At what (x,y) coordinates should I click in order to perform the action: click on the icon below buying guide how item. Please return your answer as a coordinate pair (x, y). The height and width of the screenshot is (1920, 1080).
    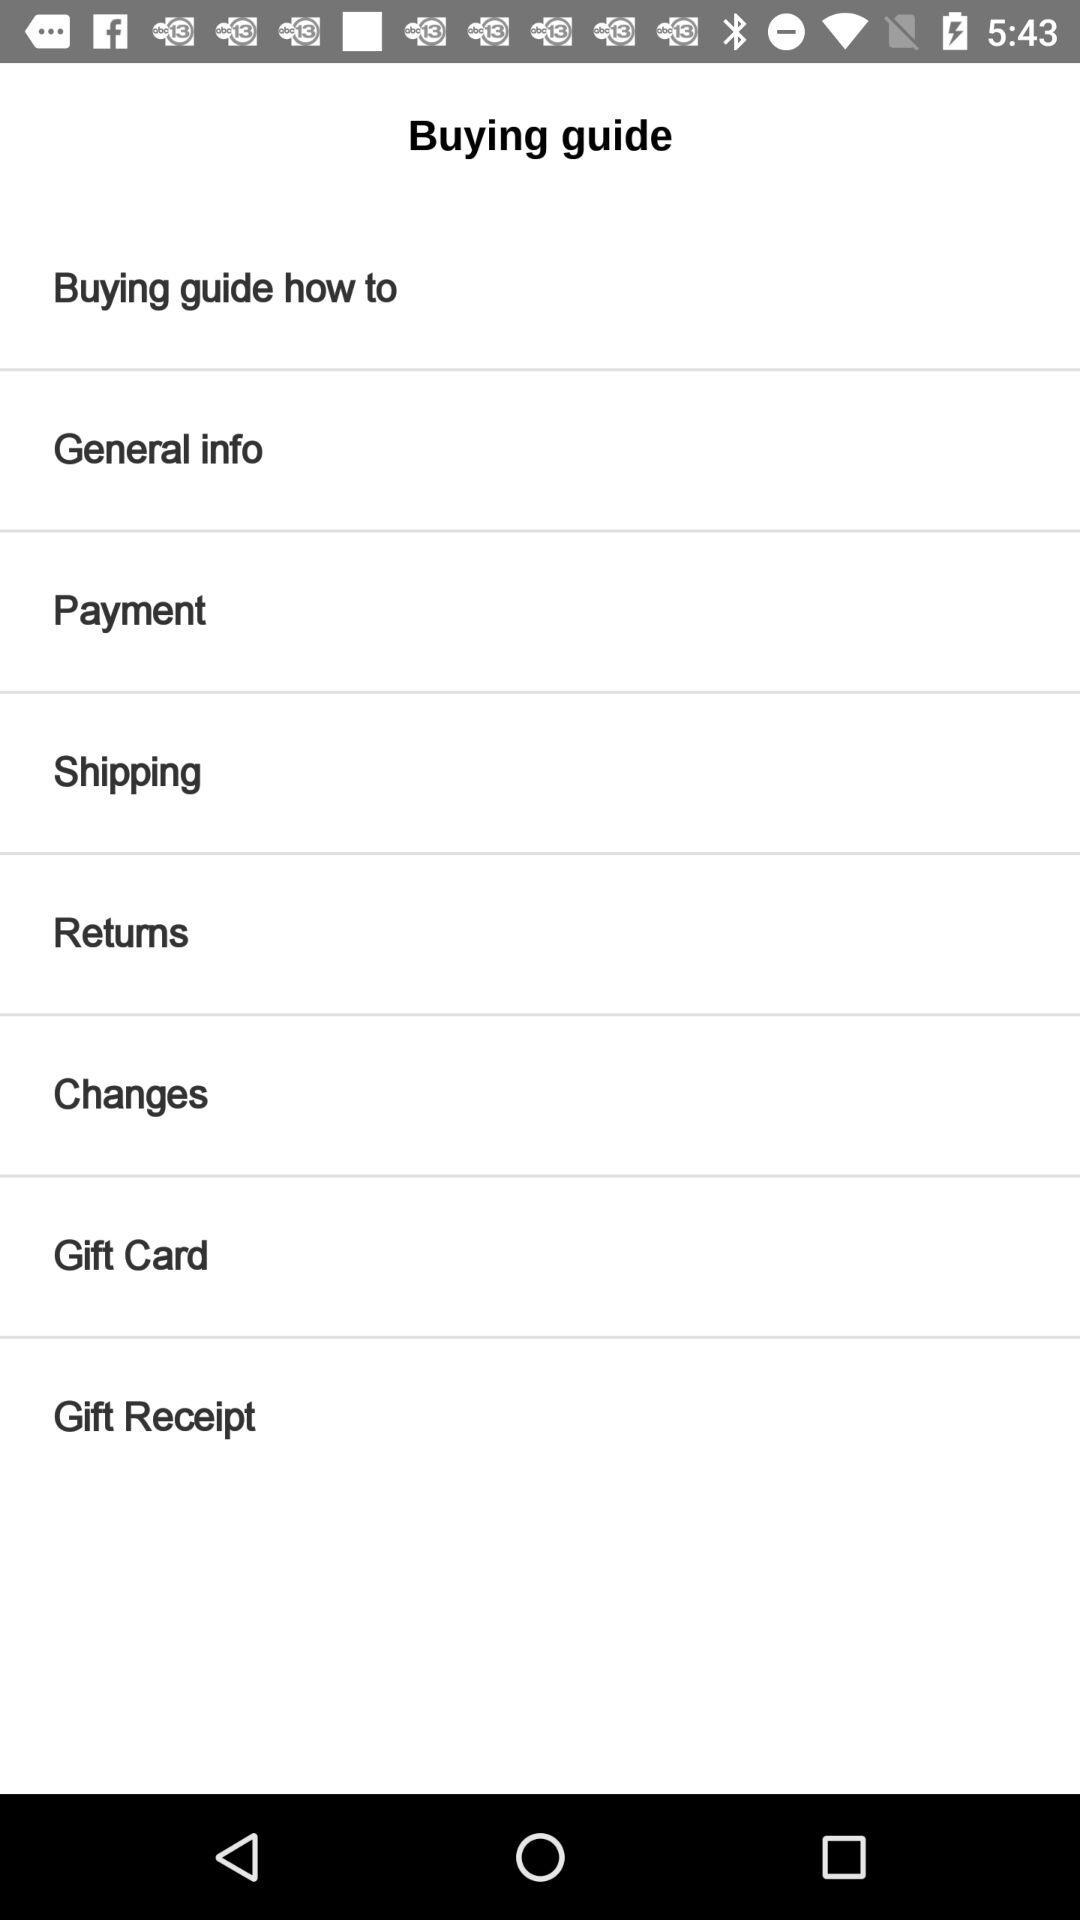
    Looking at the image, I should click on (540, 449).